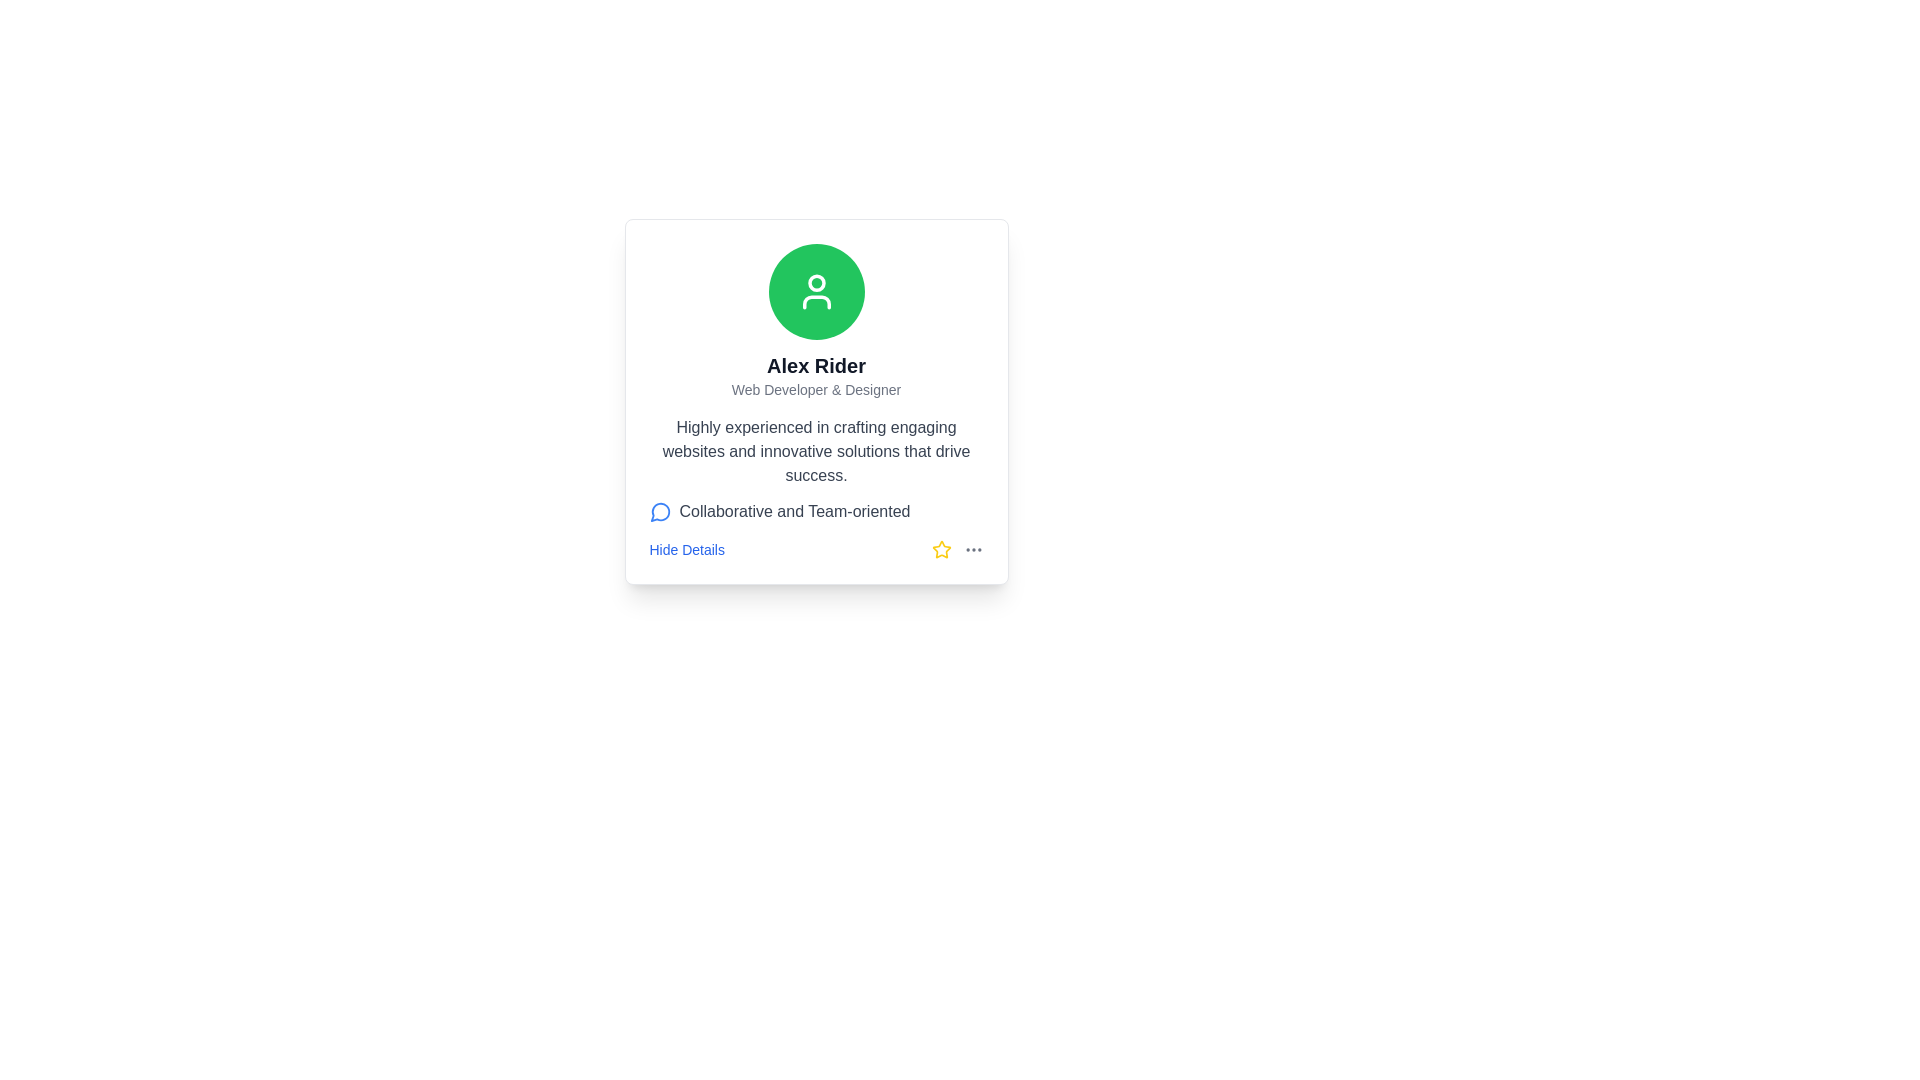 This screenshot has width=1920, height=1080. What do you see at coordinates (956, 550) in the screenshot?
I see `the Icon group located at the bottom right corner of the card interface, which consists of a yellow star icon followed by three gray dots` at bounding box center [956, 550].